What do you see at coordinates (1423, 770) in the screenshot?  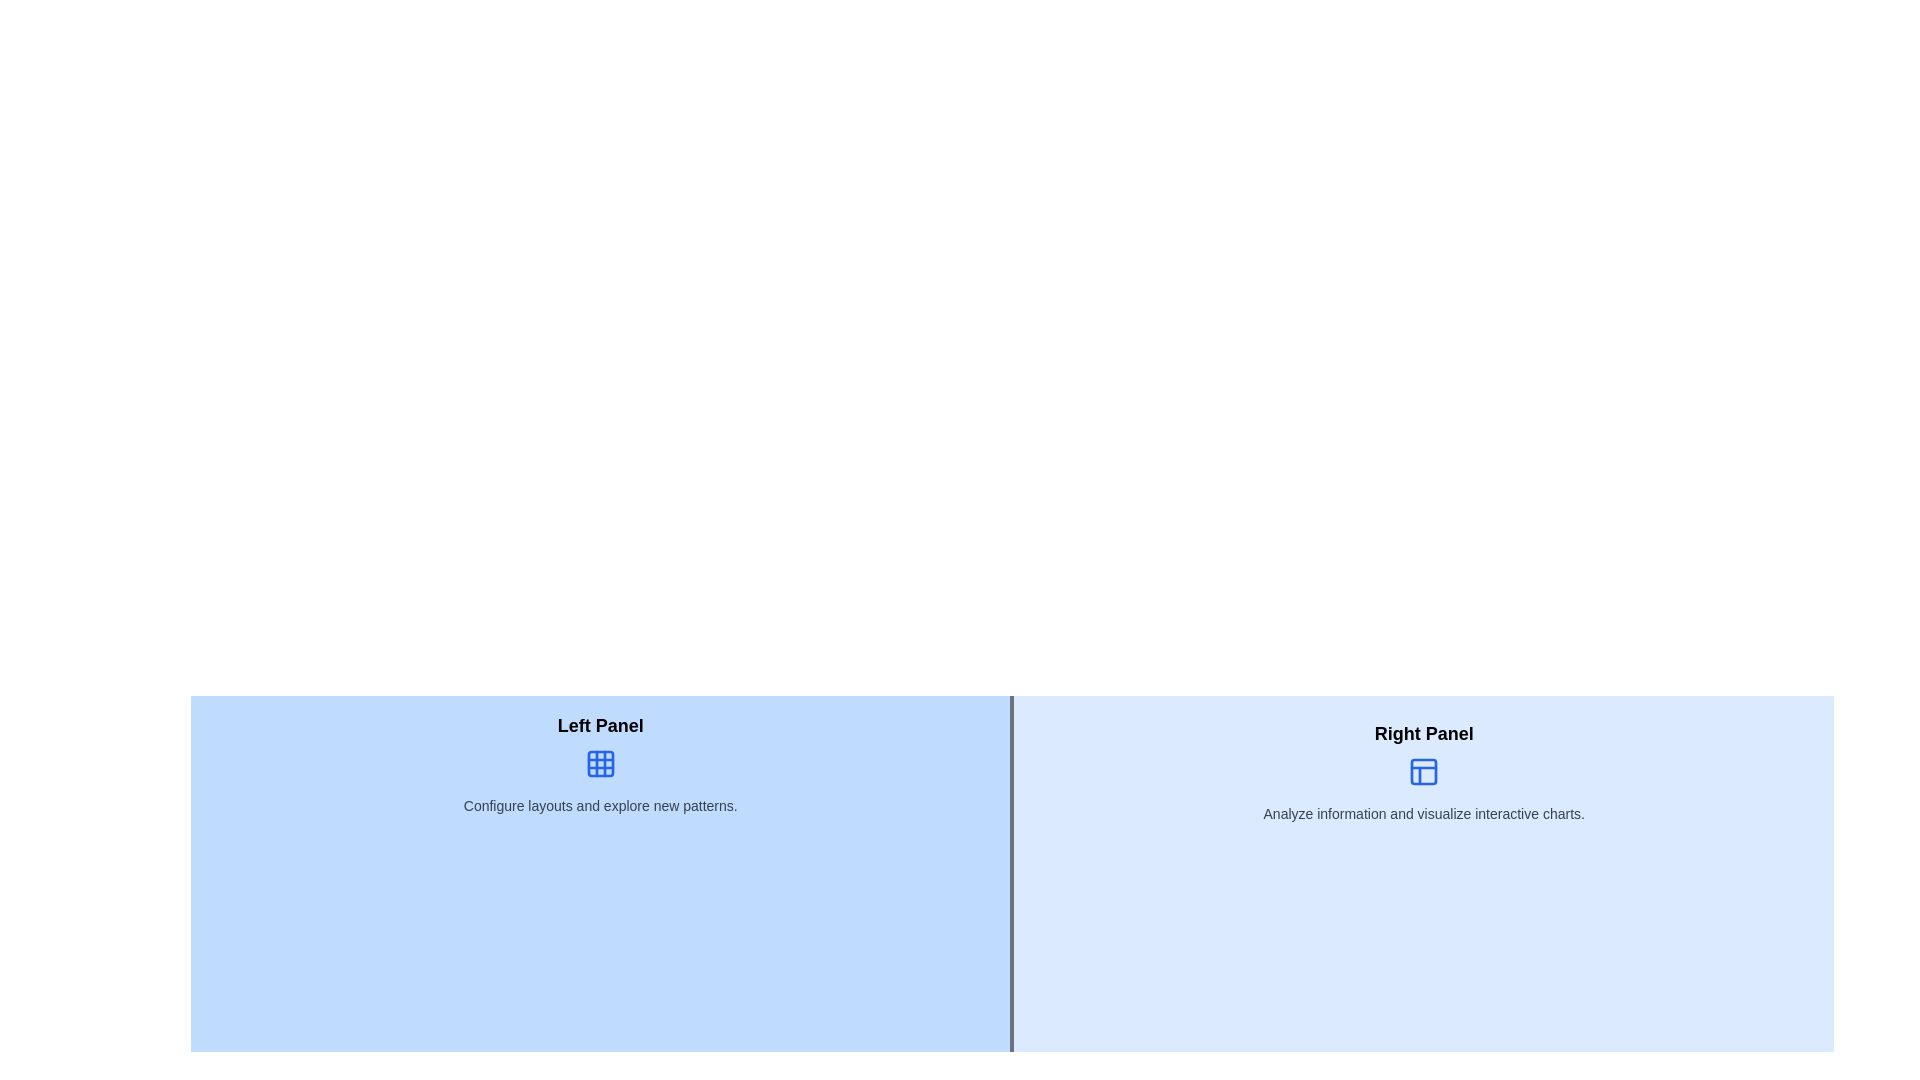 I see `the decorative icon or SVG graphic component located in the 'Right Panel' section, positioned below the 'Right Panel' text label` at bounding box center [1423, 770].